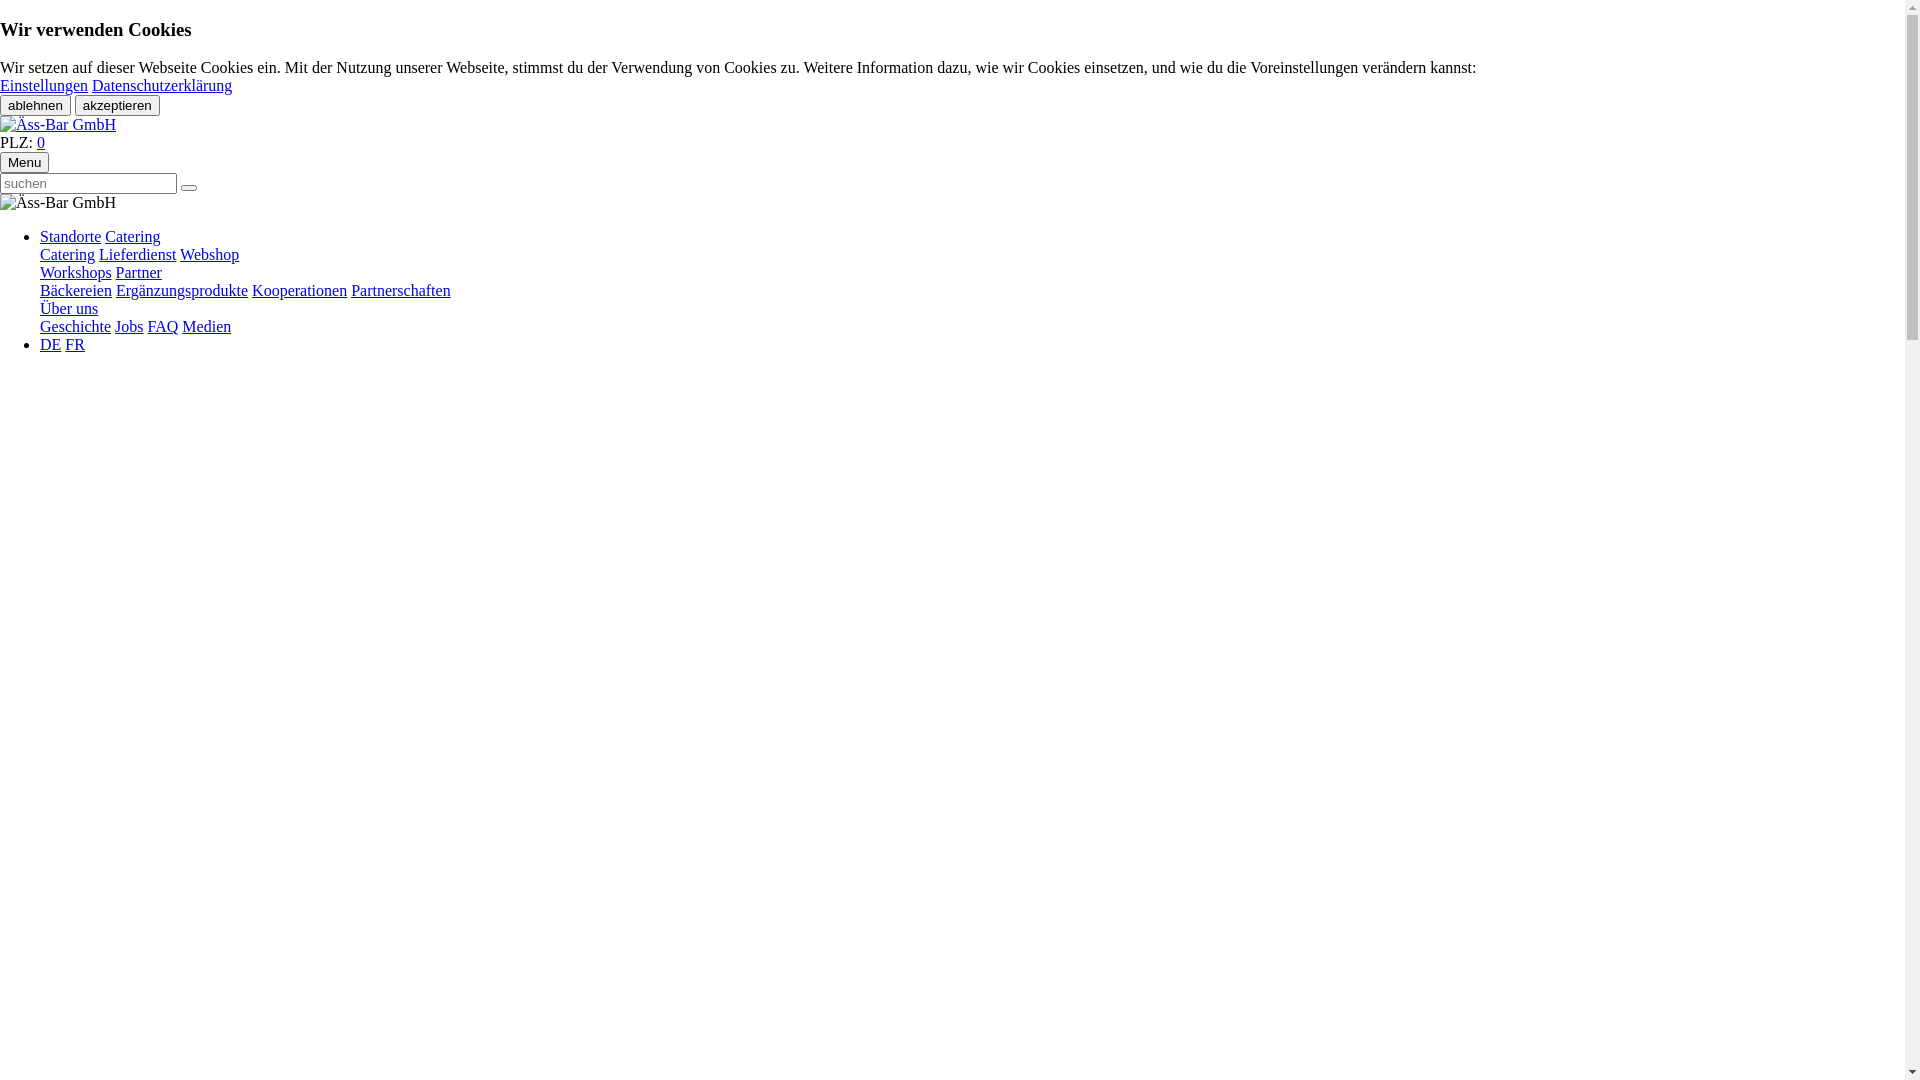 This screenshot has width=1920, height=1080. What do you see at coordinates (24, 161) in the screenshot?
I see `'Menu'` at bounding box center [24, 161].